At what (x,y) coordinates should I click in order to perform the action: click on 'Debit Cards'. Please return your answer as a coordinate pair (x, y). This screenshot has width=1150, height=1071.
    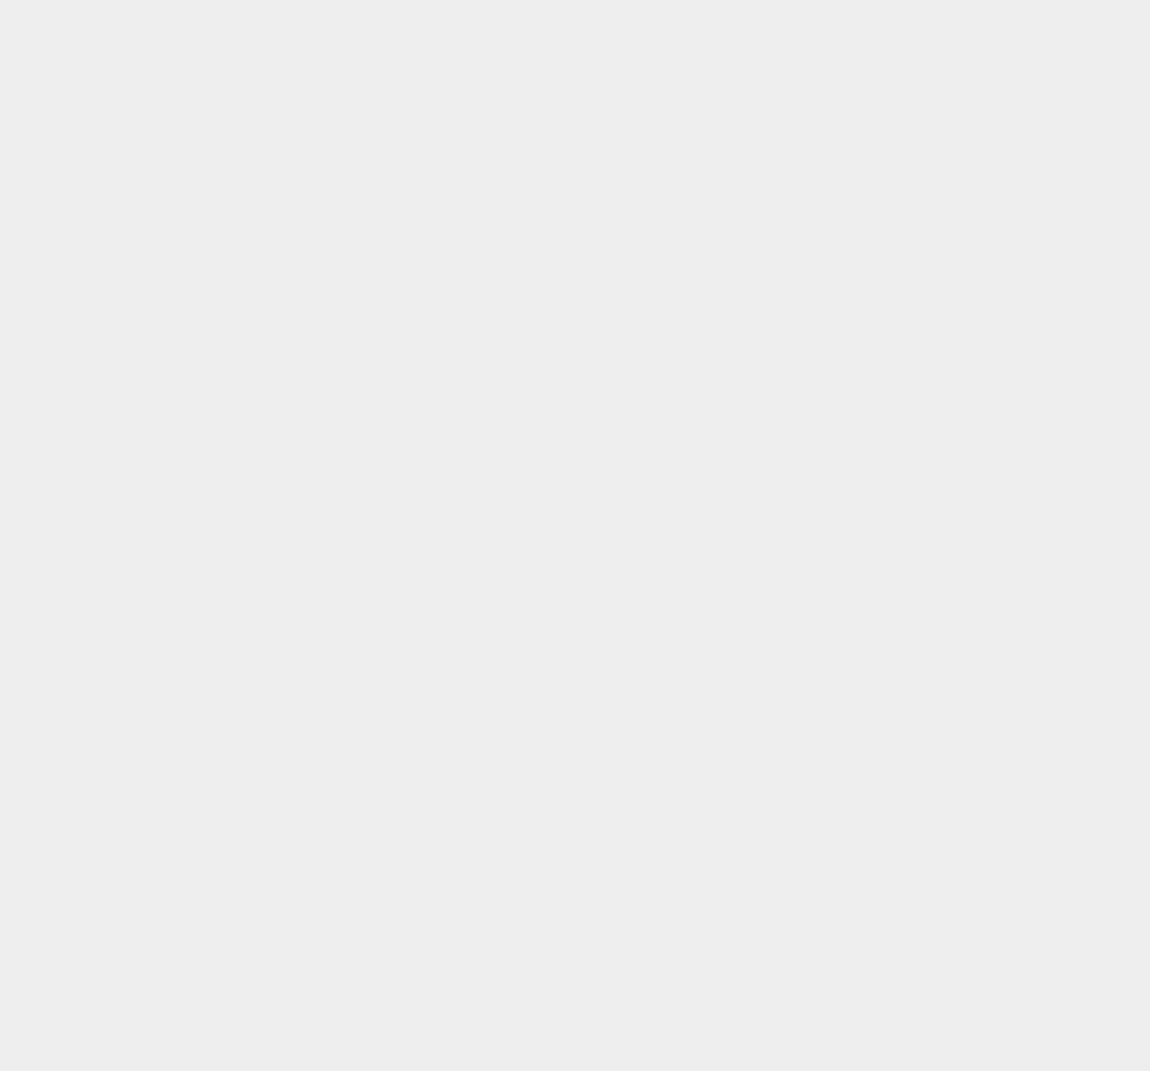
    Looking at the image, I should click on (848, 132).